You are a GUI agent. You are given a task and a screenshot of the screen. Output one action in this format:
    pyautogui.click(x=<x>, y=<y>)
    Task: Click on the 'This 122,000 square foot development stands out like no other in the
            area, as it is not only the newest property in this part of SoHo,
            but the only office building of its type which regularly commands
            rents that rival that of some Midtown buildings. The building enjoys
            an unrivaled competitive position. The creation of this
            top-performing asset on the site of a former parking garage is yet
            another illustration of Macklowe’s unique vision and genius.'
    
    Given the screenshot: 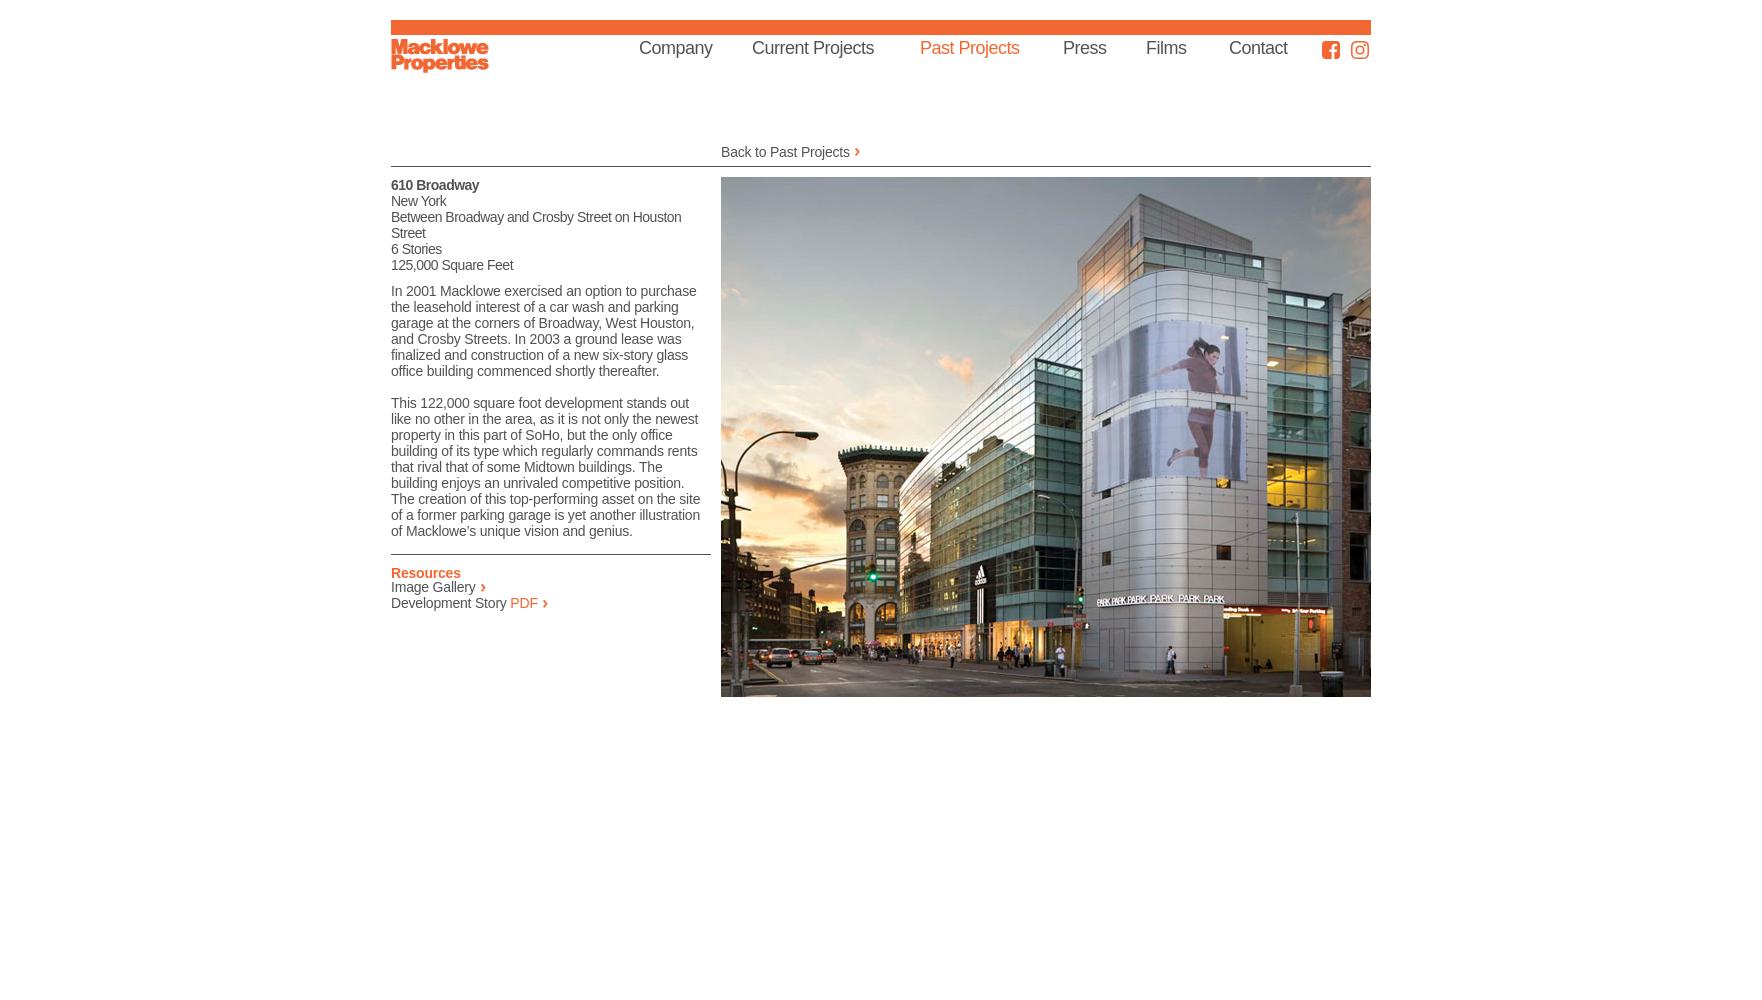 What is the action you would take?
    pyautogui.click(x=544, y=466)
    